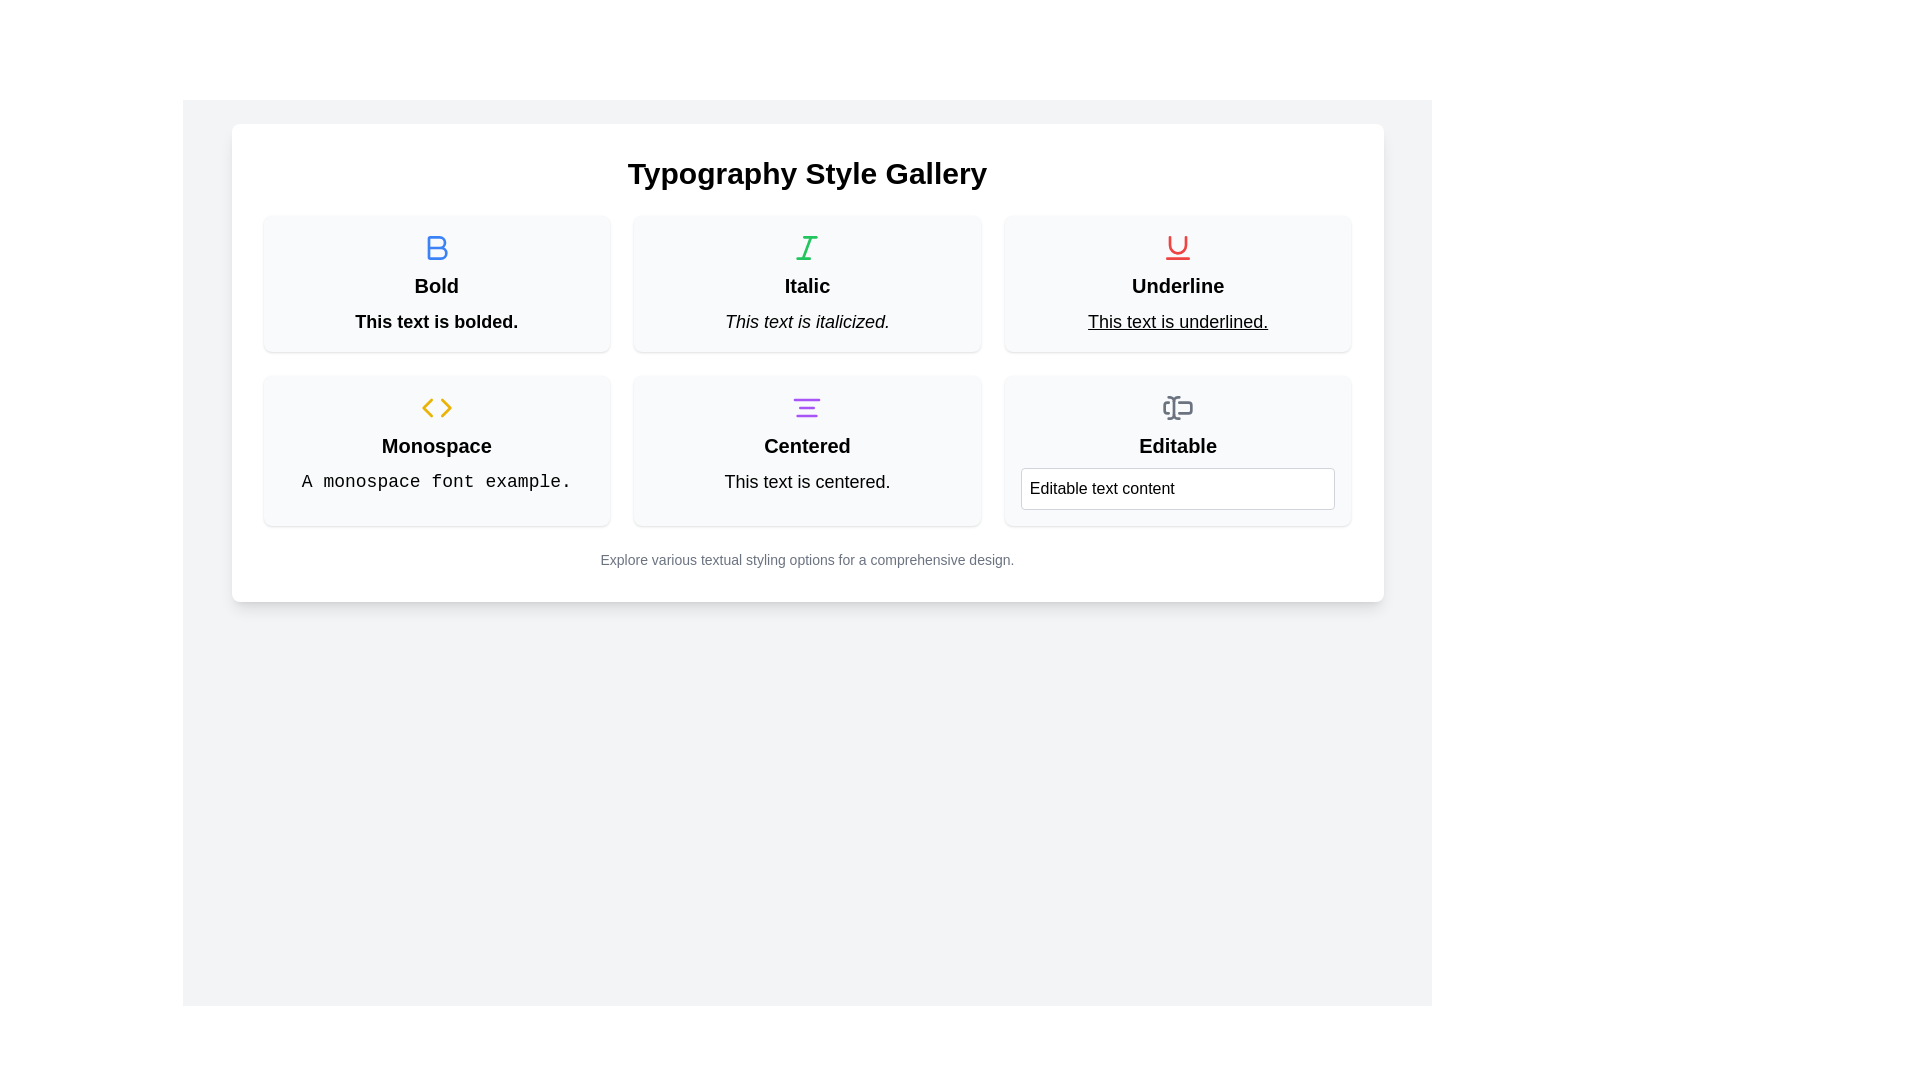 The image size is (1920, 1080). I want to click on the left-facing triangular arrow icon with a yellow stroke and hollow center located in the top-left corner of the 'Monospace' box, so click(426, 407).